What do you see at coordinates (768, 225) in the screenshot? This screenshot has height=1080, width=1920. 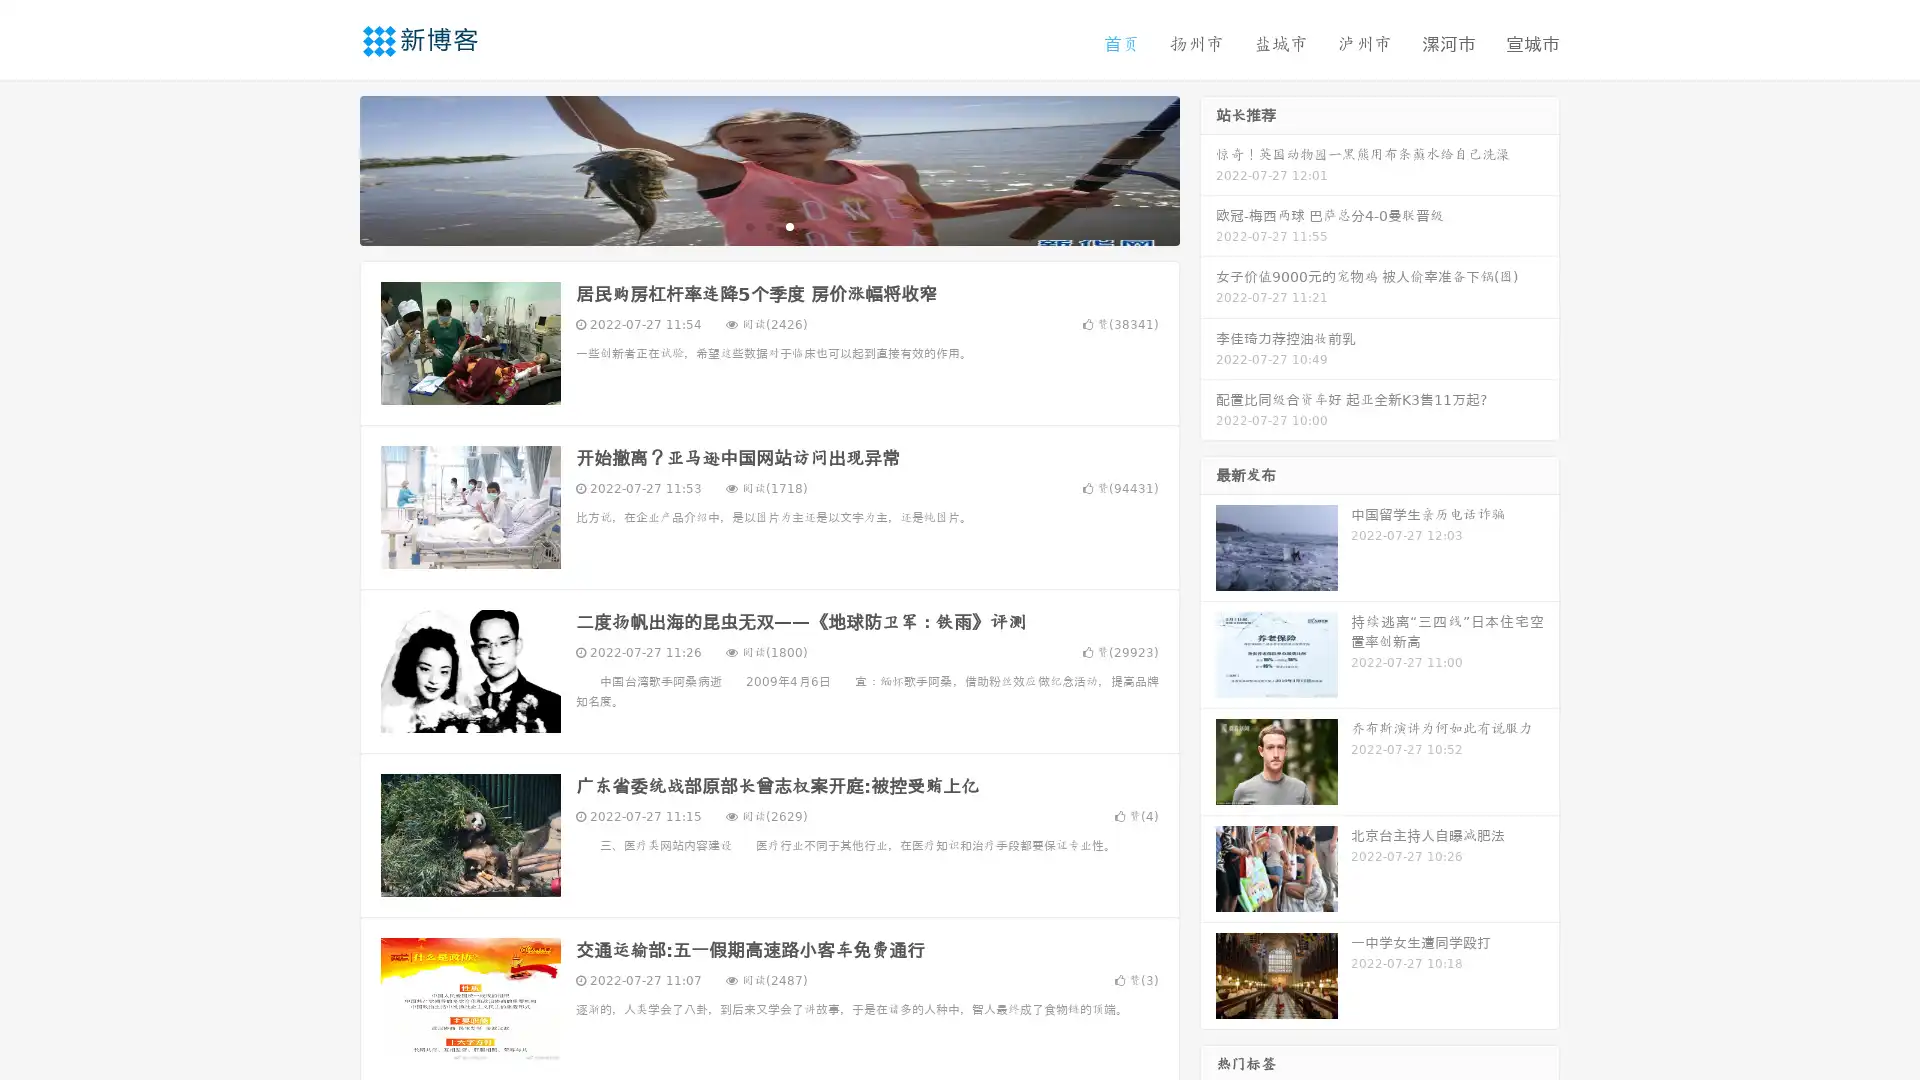 I see `Go to slide 2` at bounding box center [768, 225].